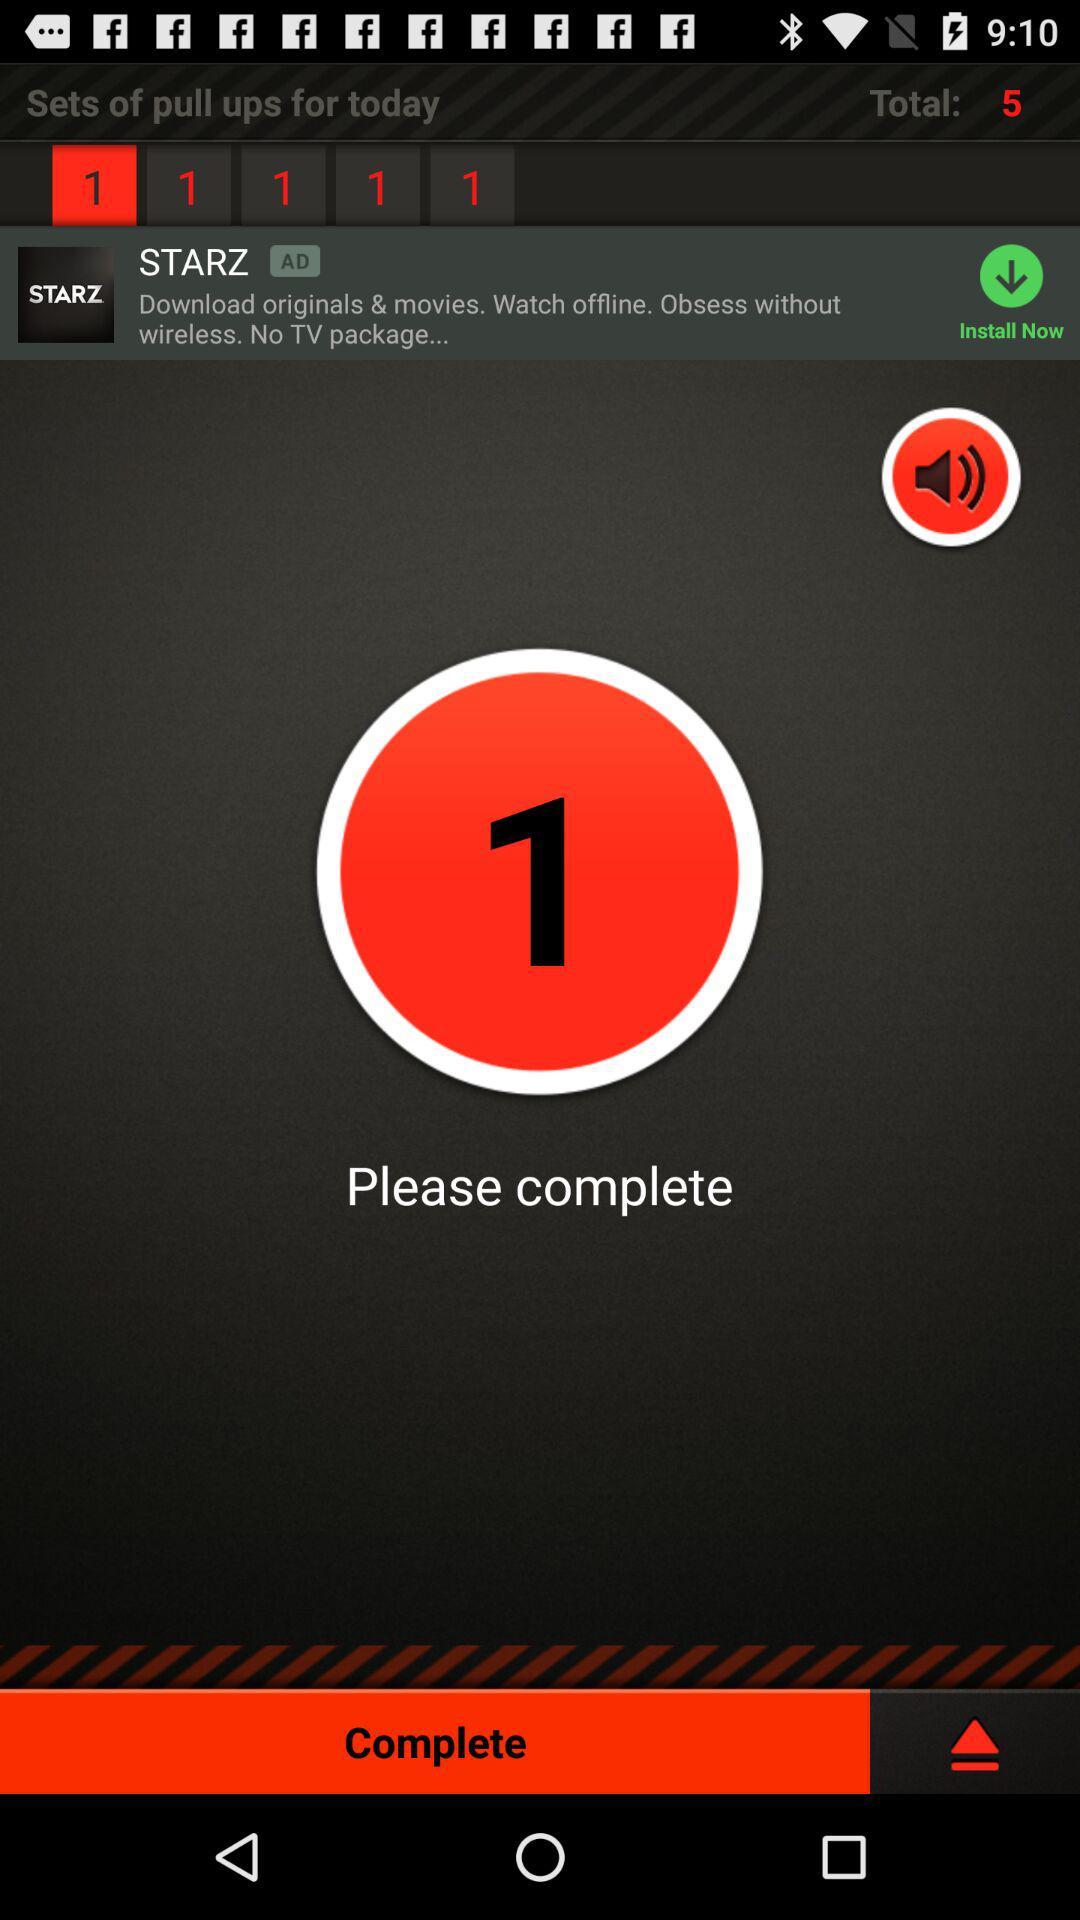 The image size is (1080, 1920). What do you see at coordinates (64, 293) in the screenshot?
I see `item next to the starz item` at bounding box center [64, 293].